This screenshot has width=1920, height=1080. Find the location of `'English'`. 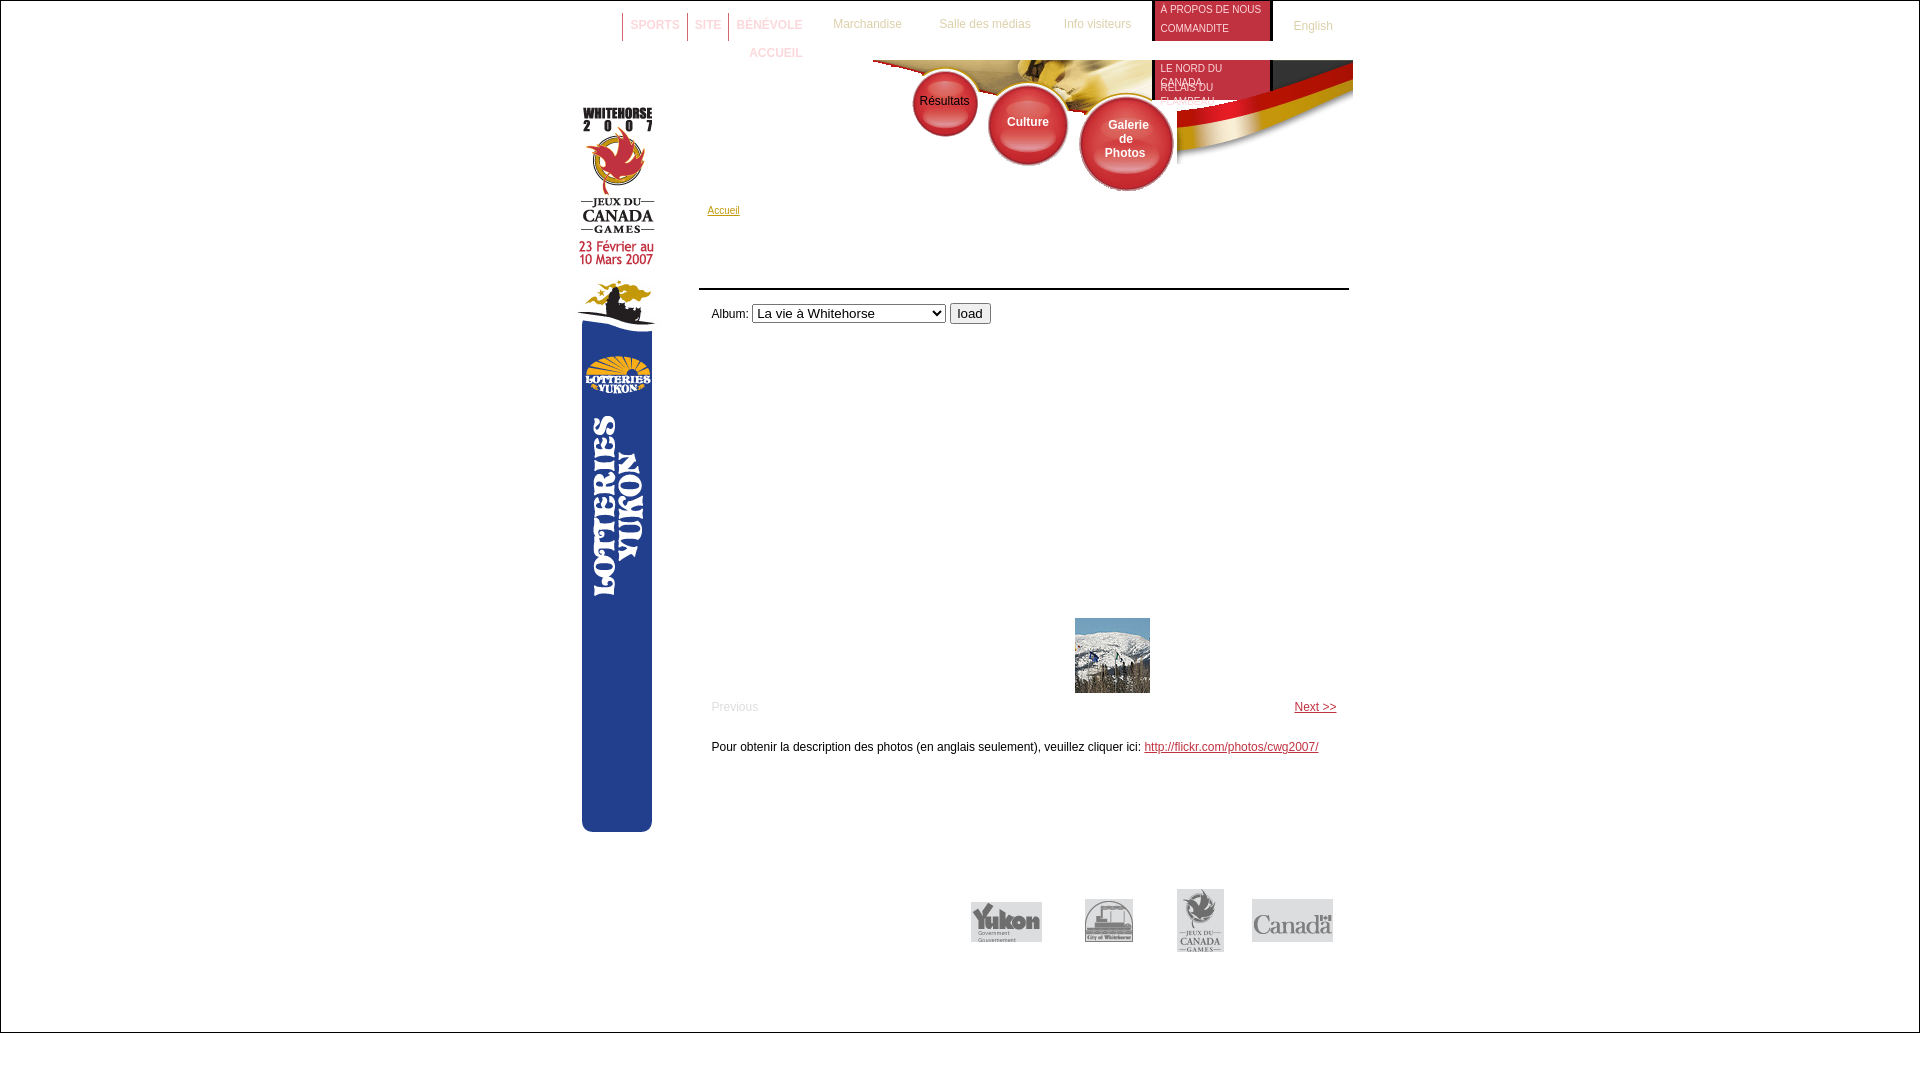

'English' is located at coordinates (1302, 26).